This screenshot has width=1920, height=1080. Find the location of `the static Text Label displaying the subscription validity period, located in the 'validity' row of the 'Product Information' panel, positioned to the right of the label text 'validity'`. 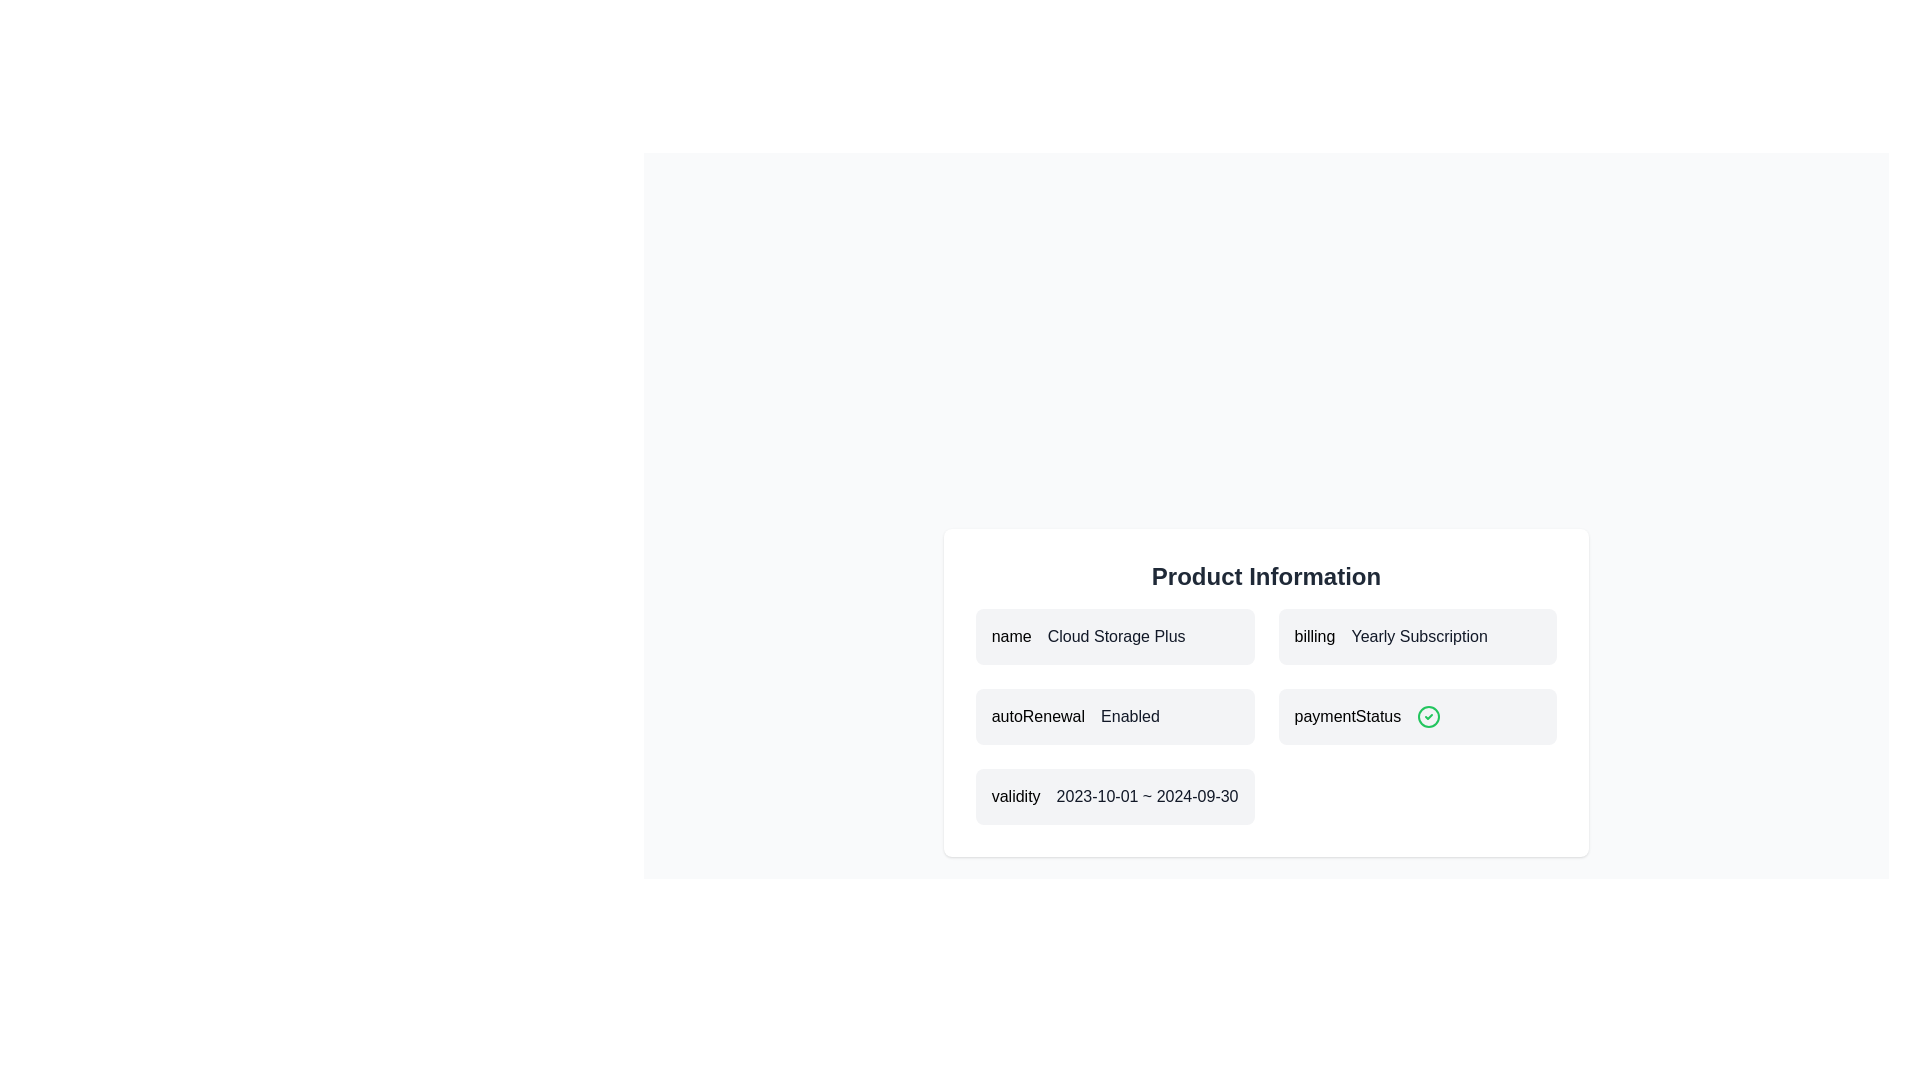

the static Text Label displaying the subscription validity period, located in the 'validity' row of the 'Product Information' panel, positioned to the right of the label text 'validity' is located at coordinates (1147, 795).